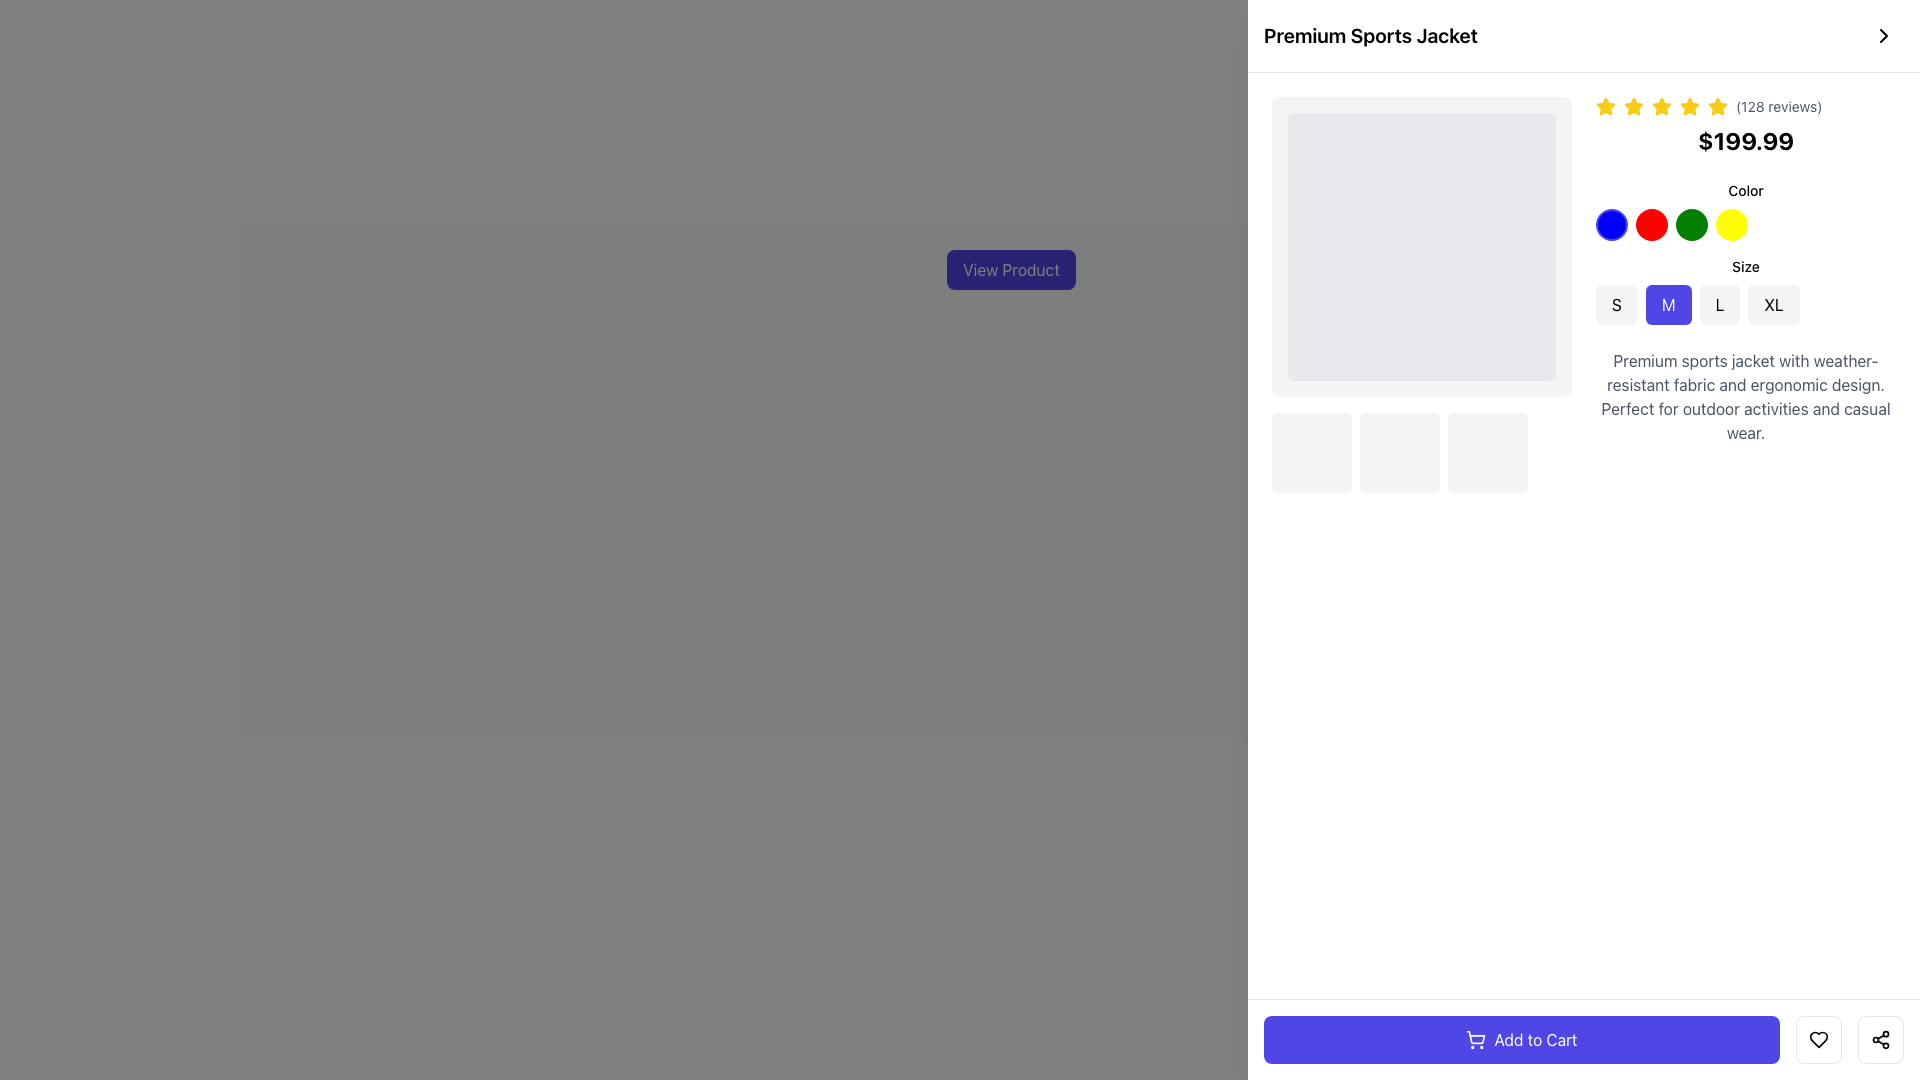  I want to click on the text component displaying '(128 reviews)' in gray, small-sized font located to the right of the five yellow stars, so click(1779, 107).